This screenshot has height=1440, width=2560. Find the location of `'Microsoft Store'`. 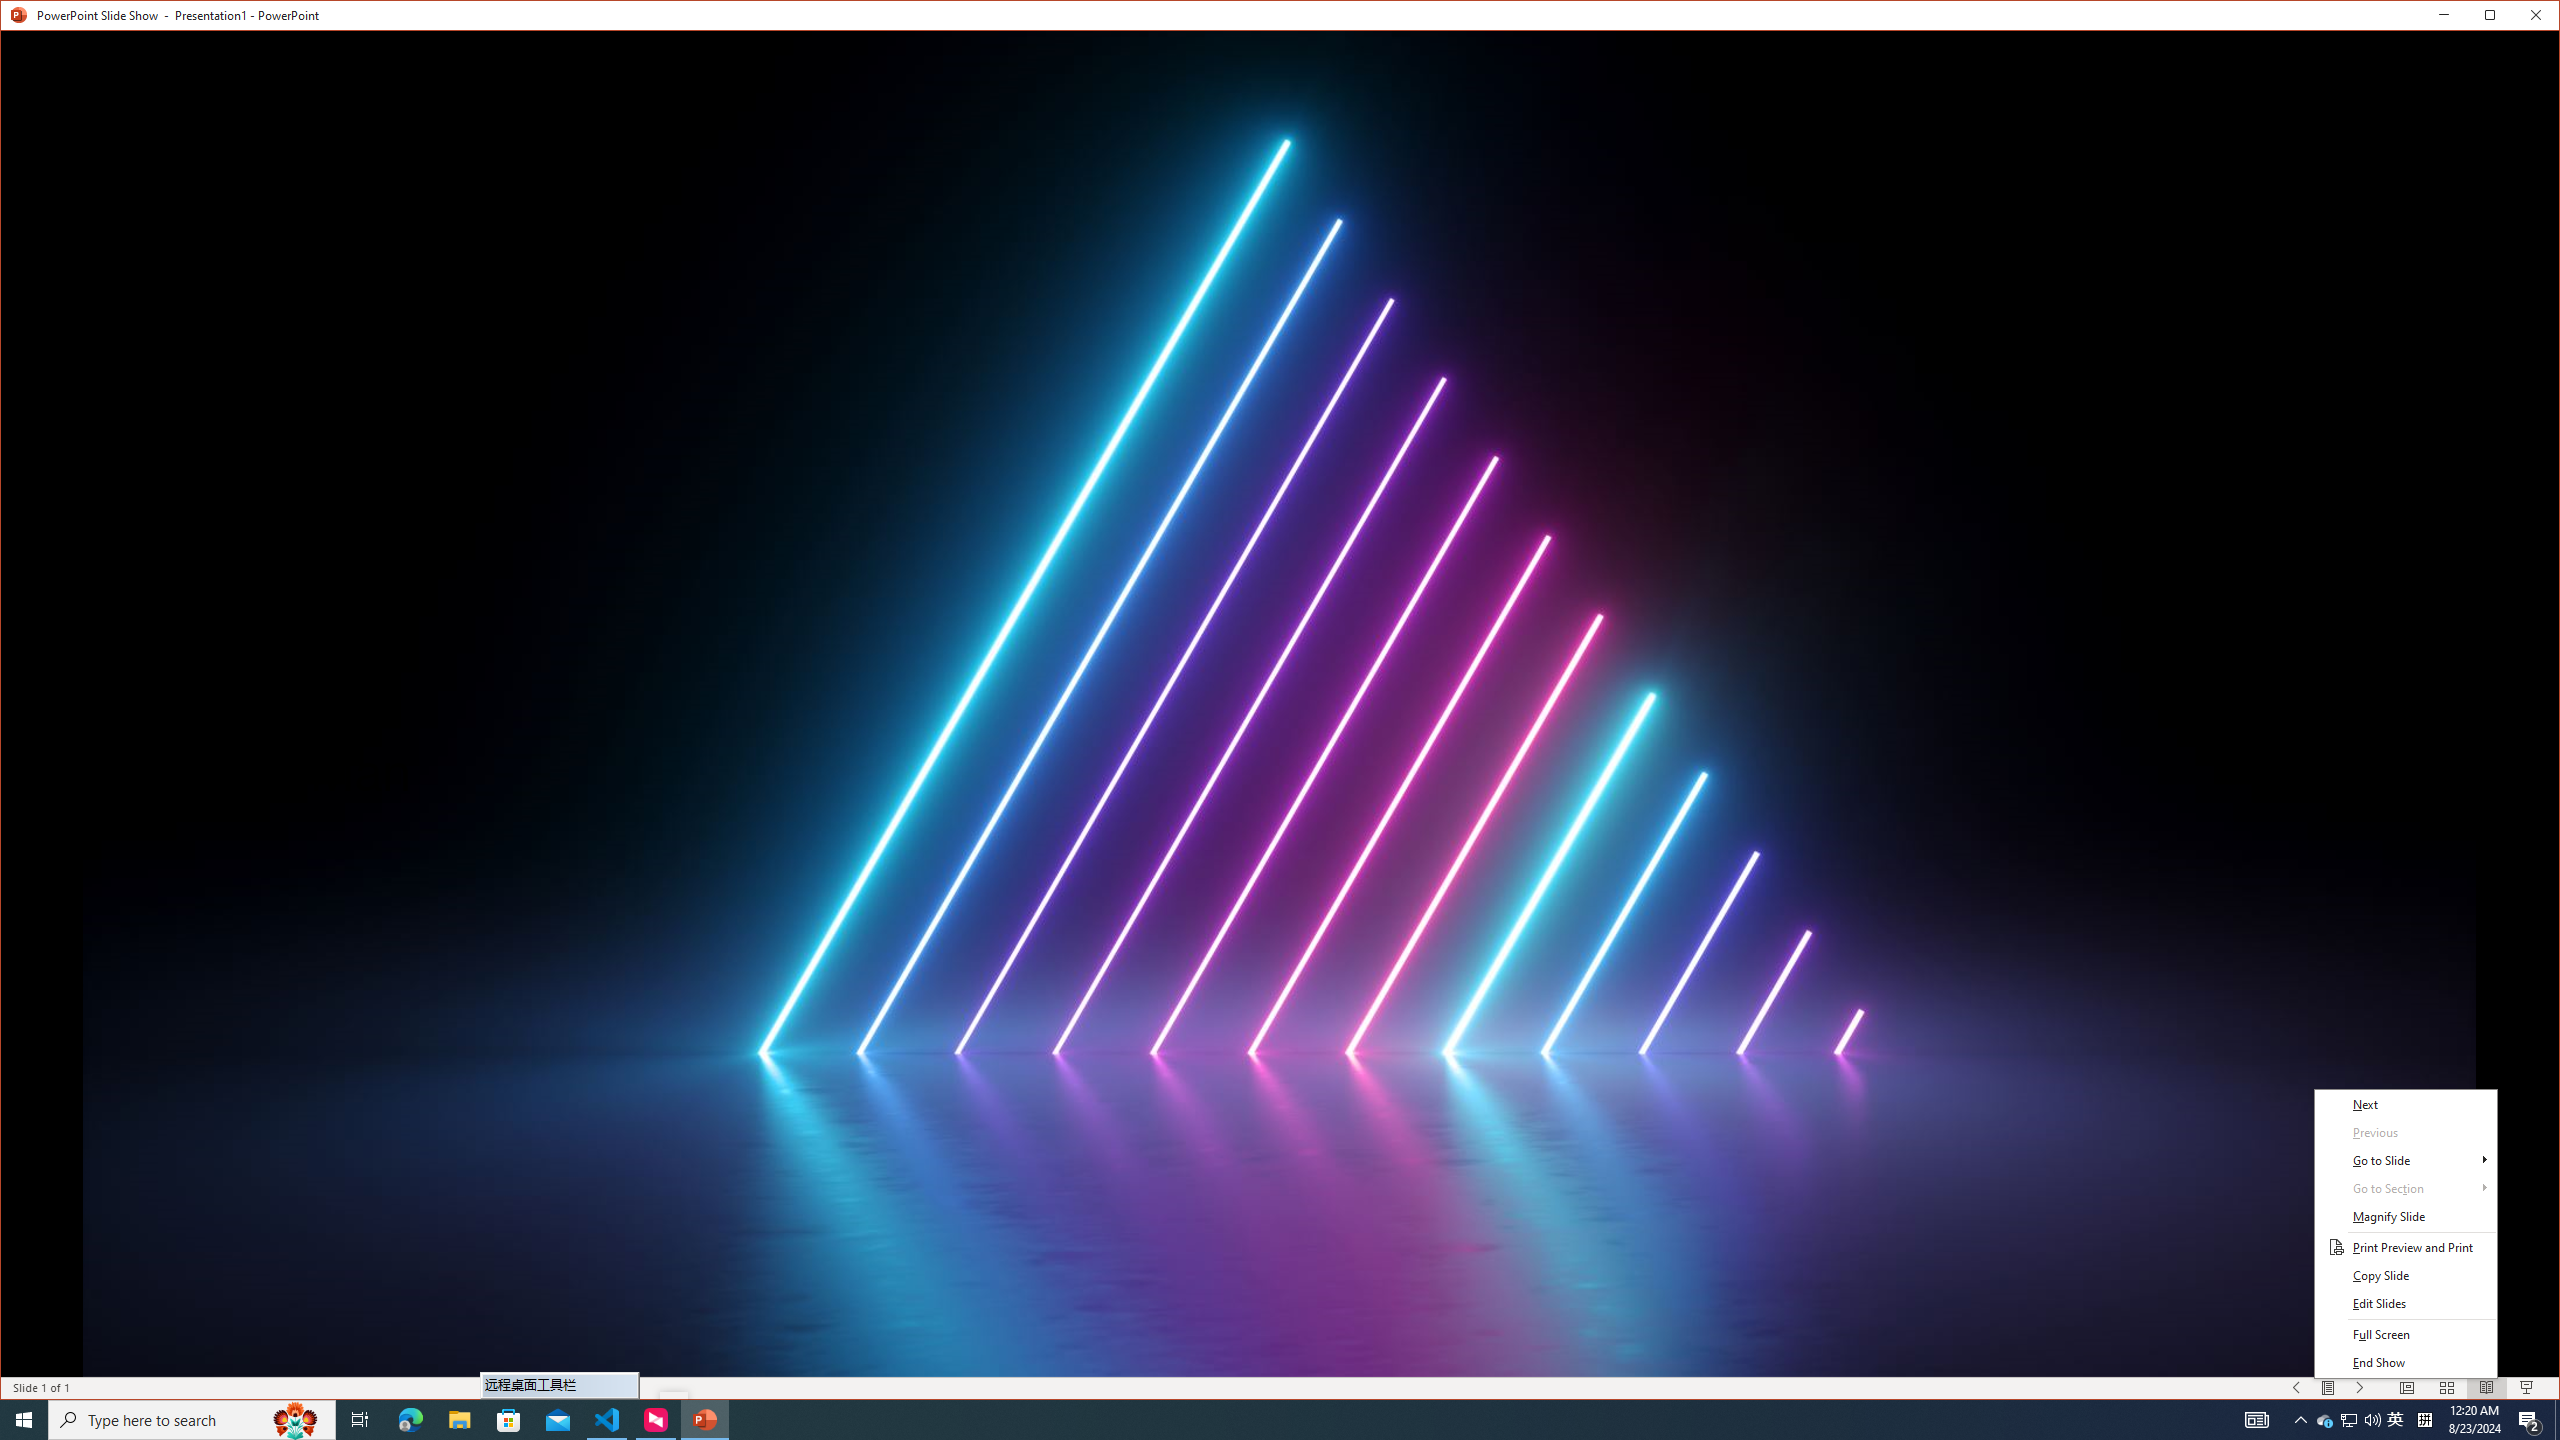

'Microsoft Store' is located at coordinates (509, 1418).